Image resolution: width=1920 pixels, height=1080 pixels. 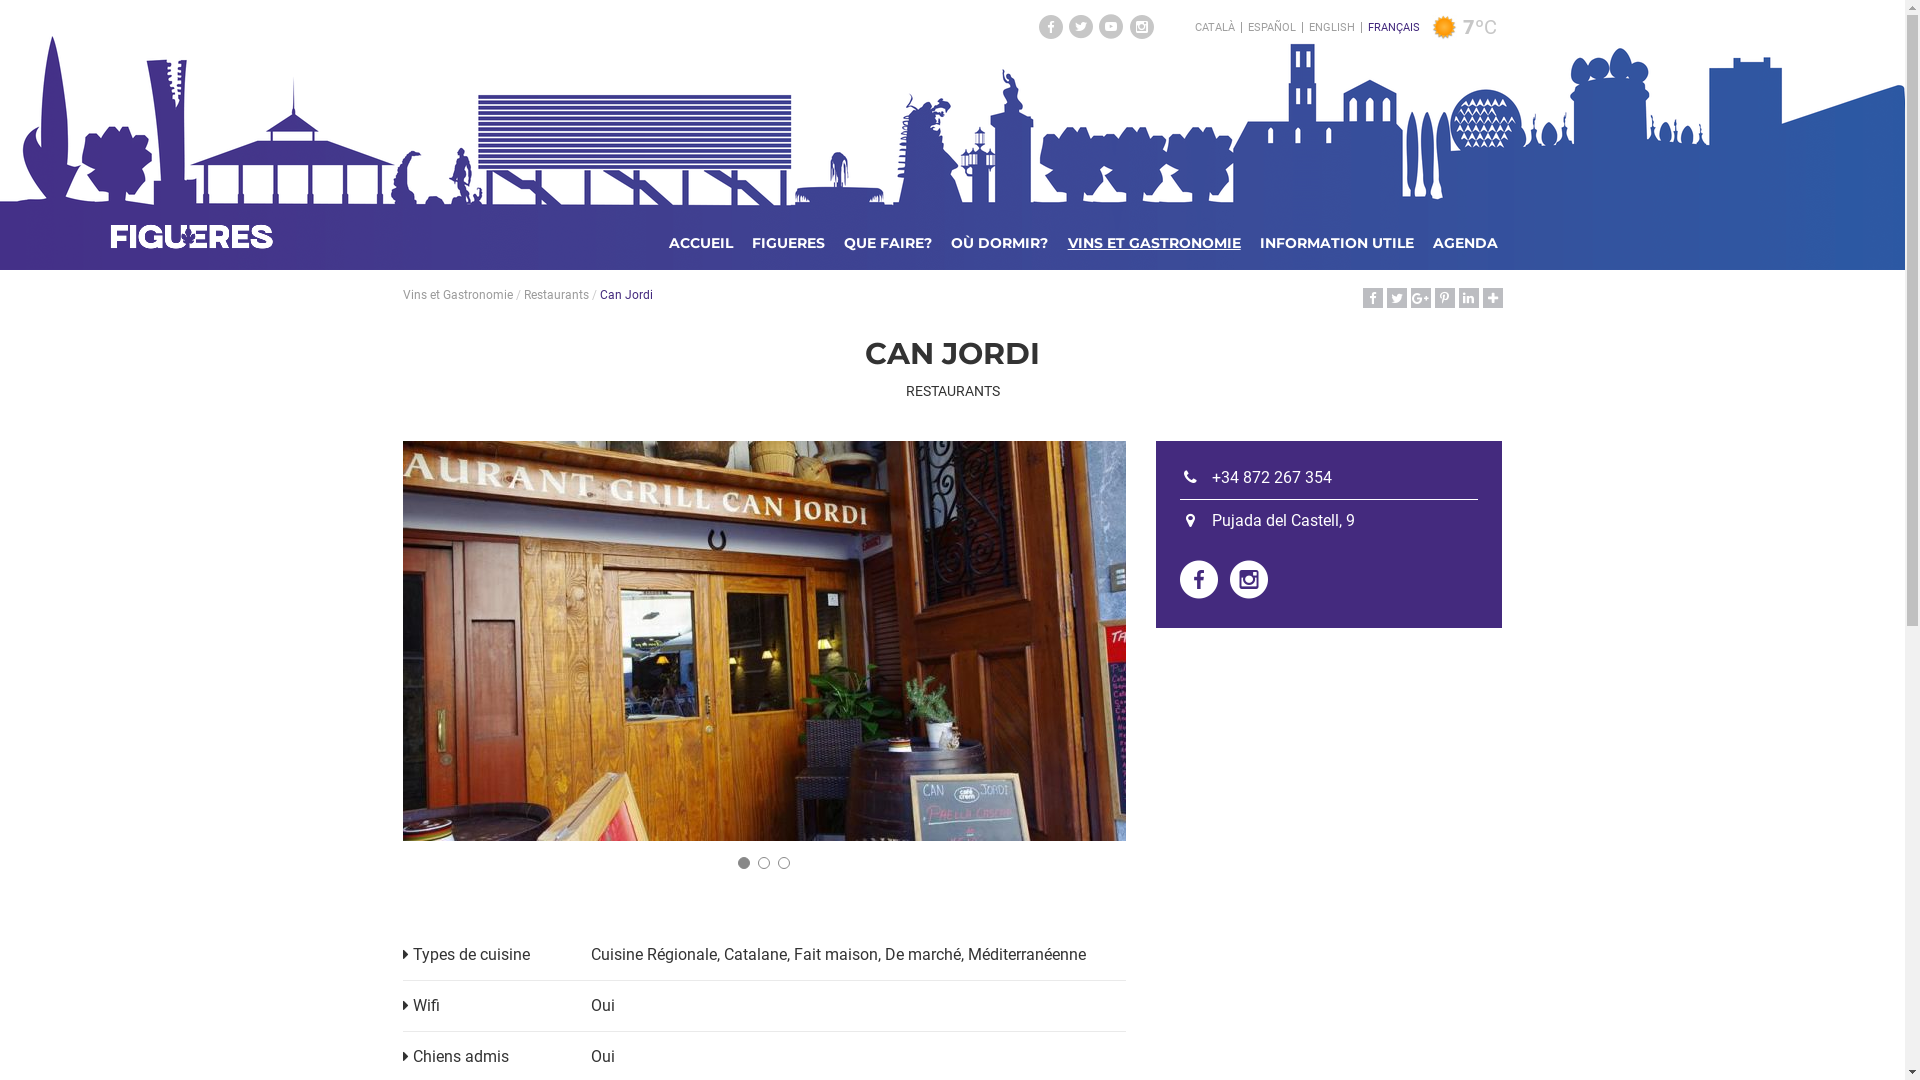 I want to click on 'Vins et Gastronomie', so click(x=455, y=294).